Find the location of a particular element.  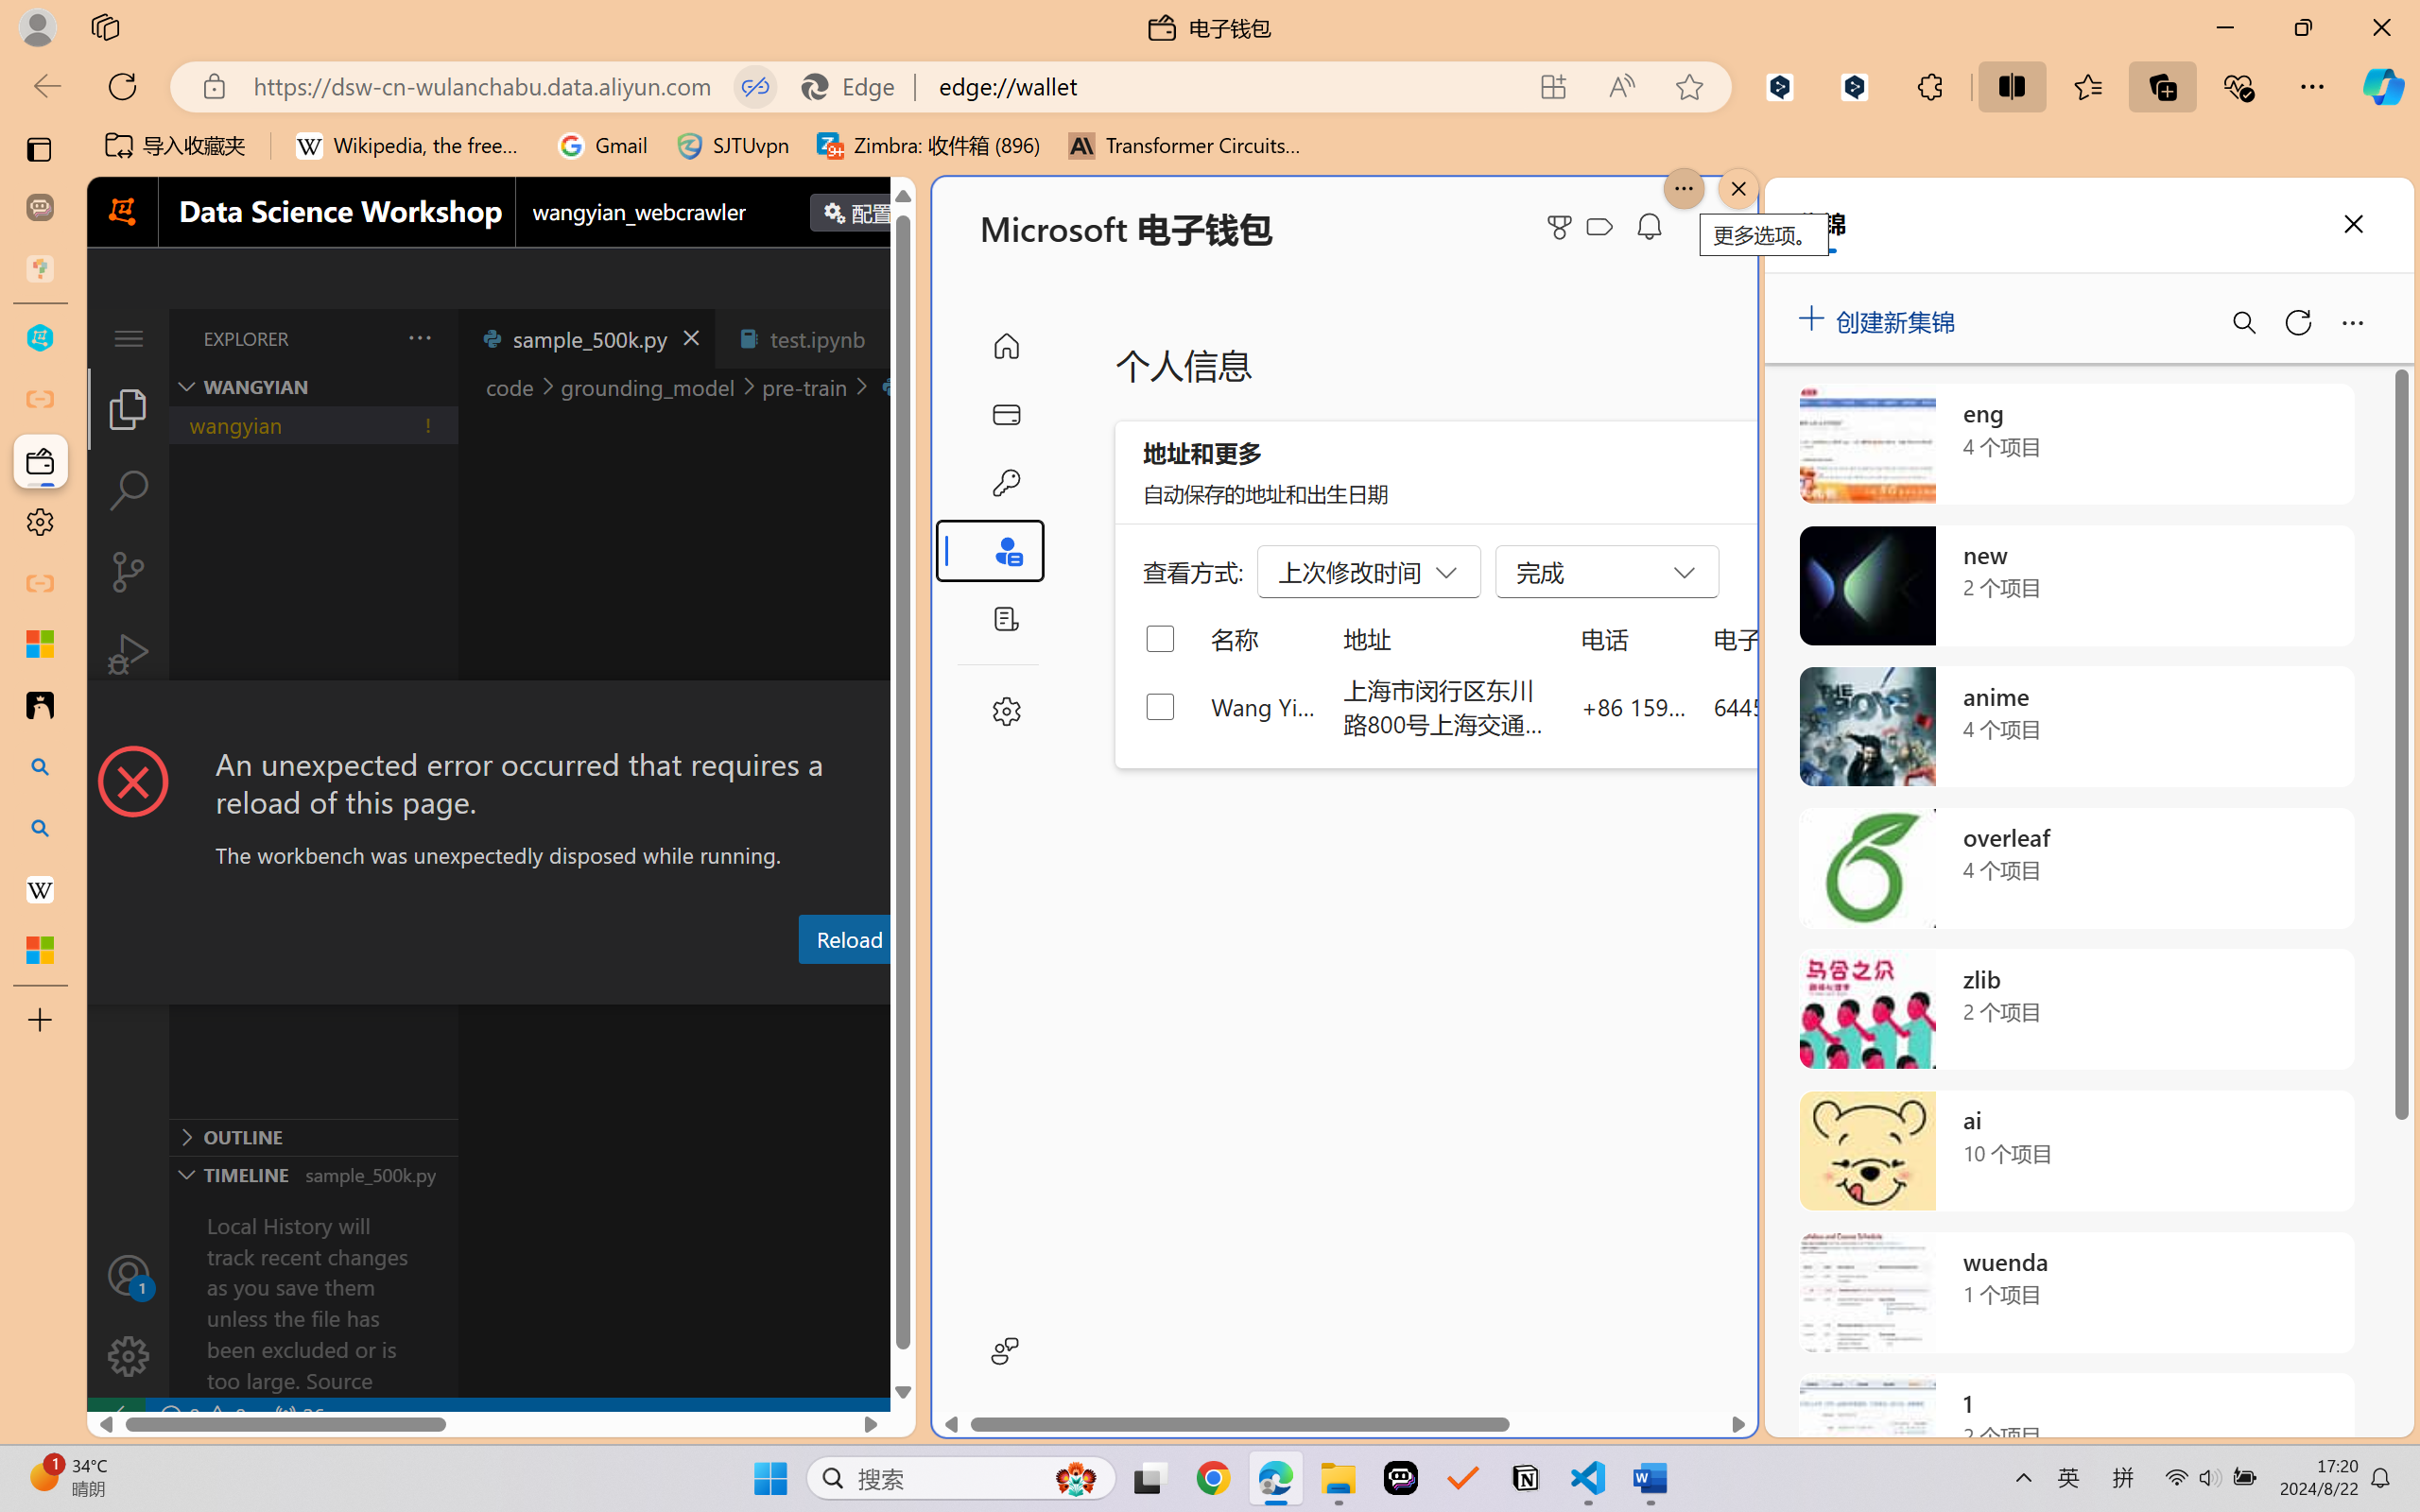

'SJTUvpn' is located at coordinates (732, 145).